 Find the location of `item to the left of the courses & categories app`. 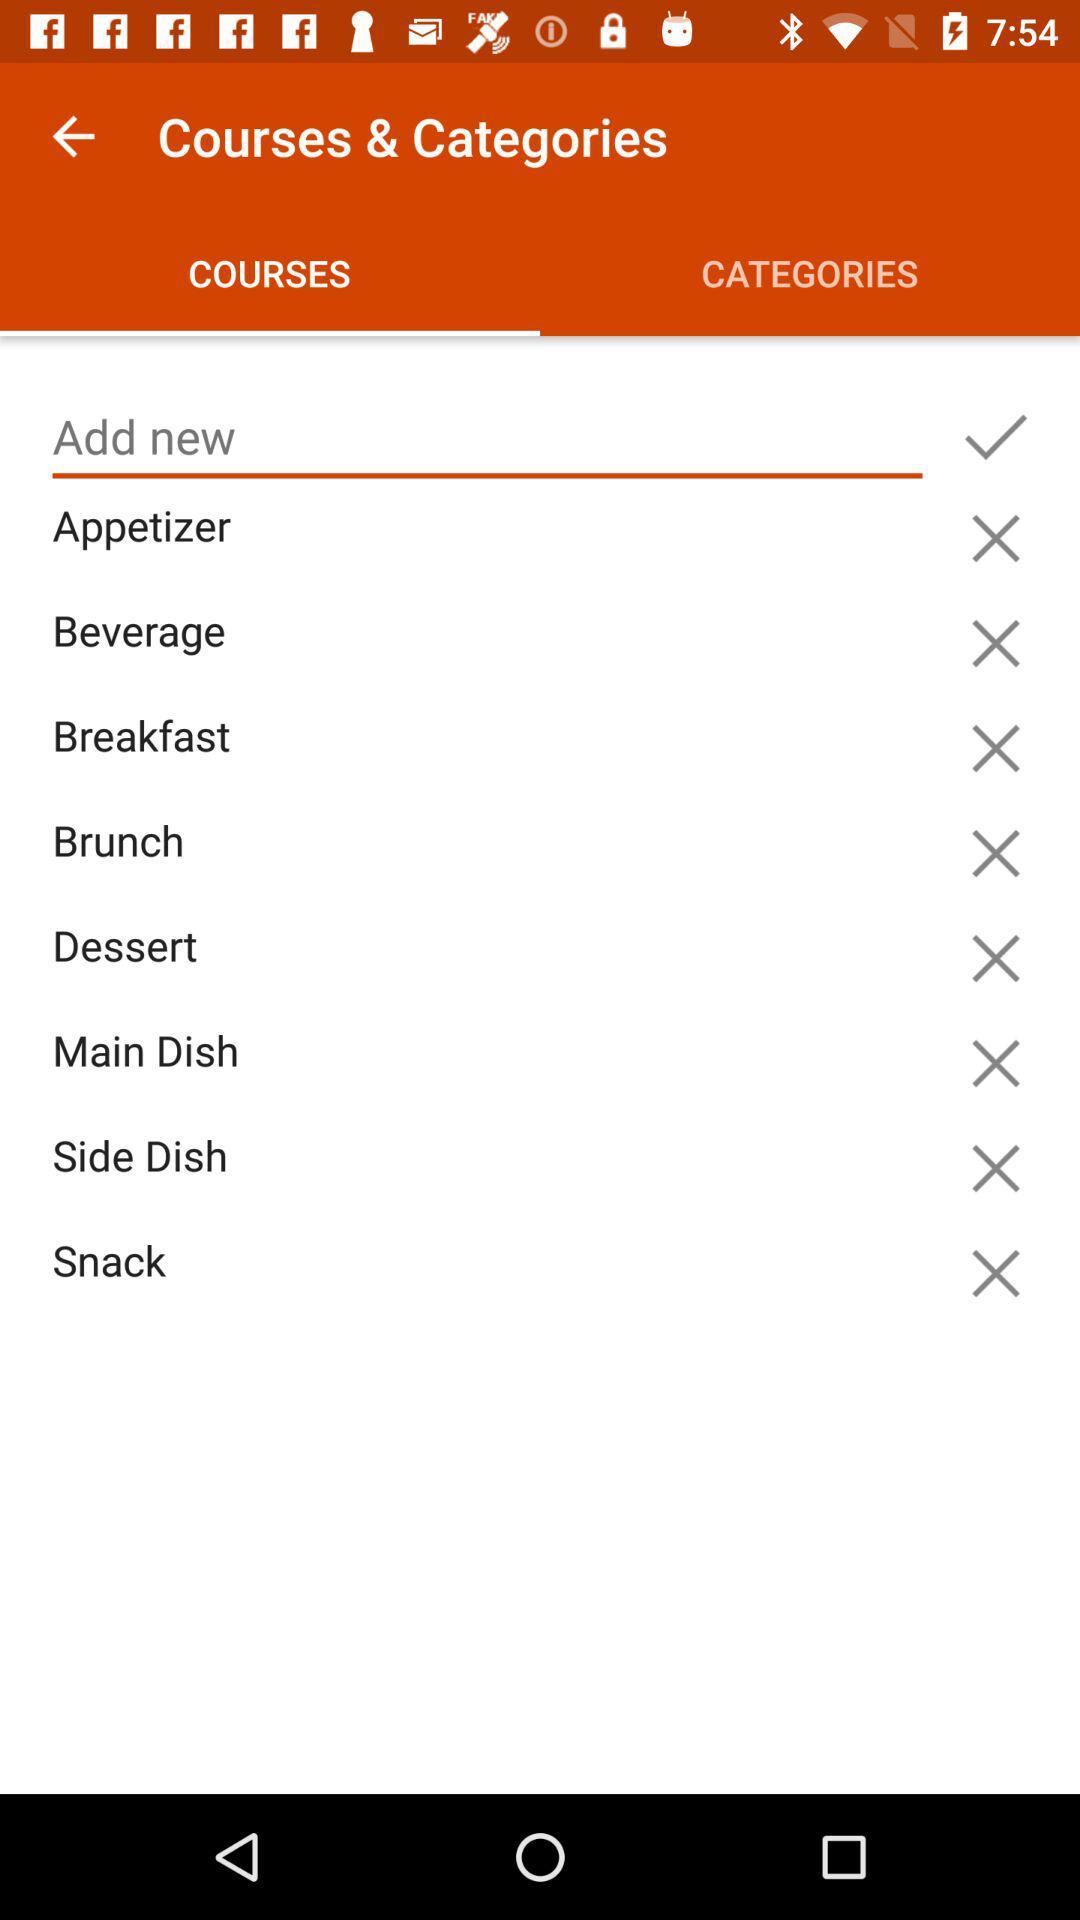

item to the left of the courses & categories app is located at coordinates (72, 135).